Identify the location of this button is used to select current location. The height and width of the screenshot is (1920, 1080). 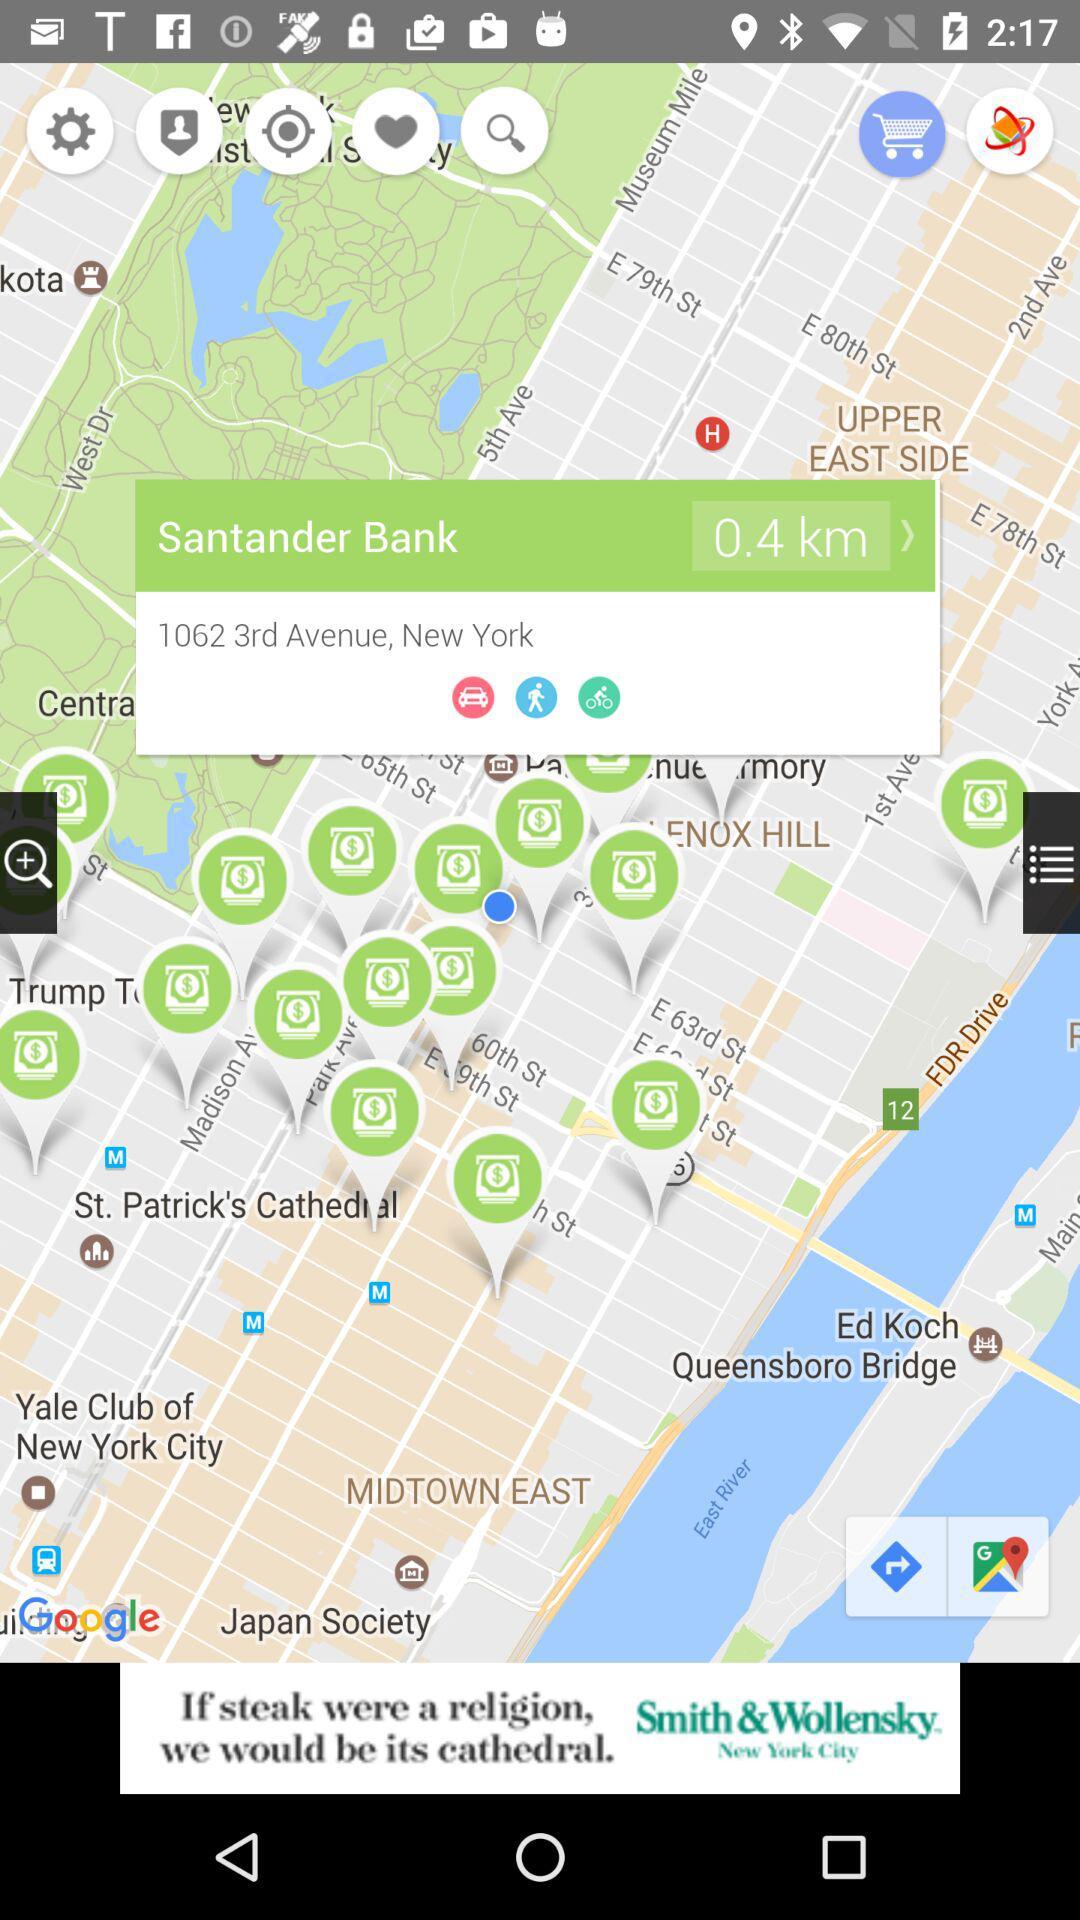
(283, 132).